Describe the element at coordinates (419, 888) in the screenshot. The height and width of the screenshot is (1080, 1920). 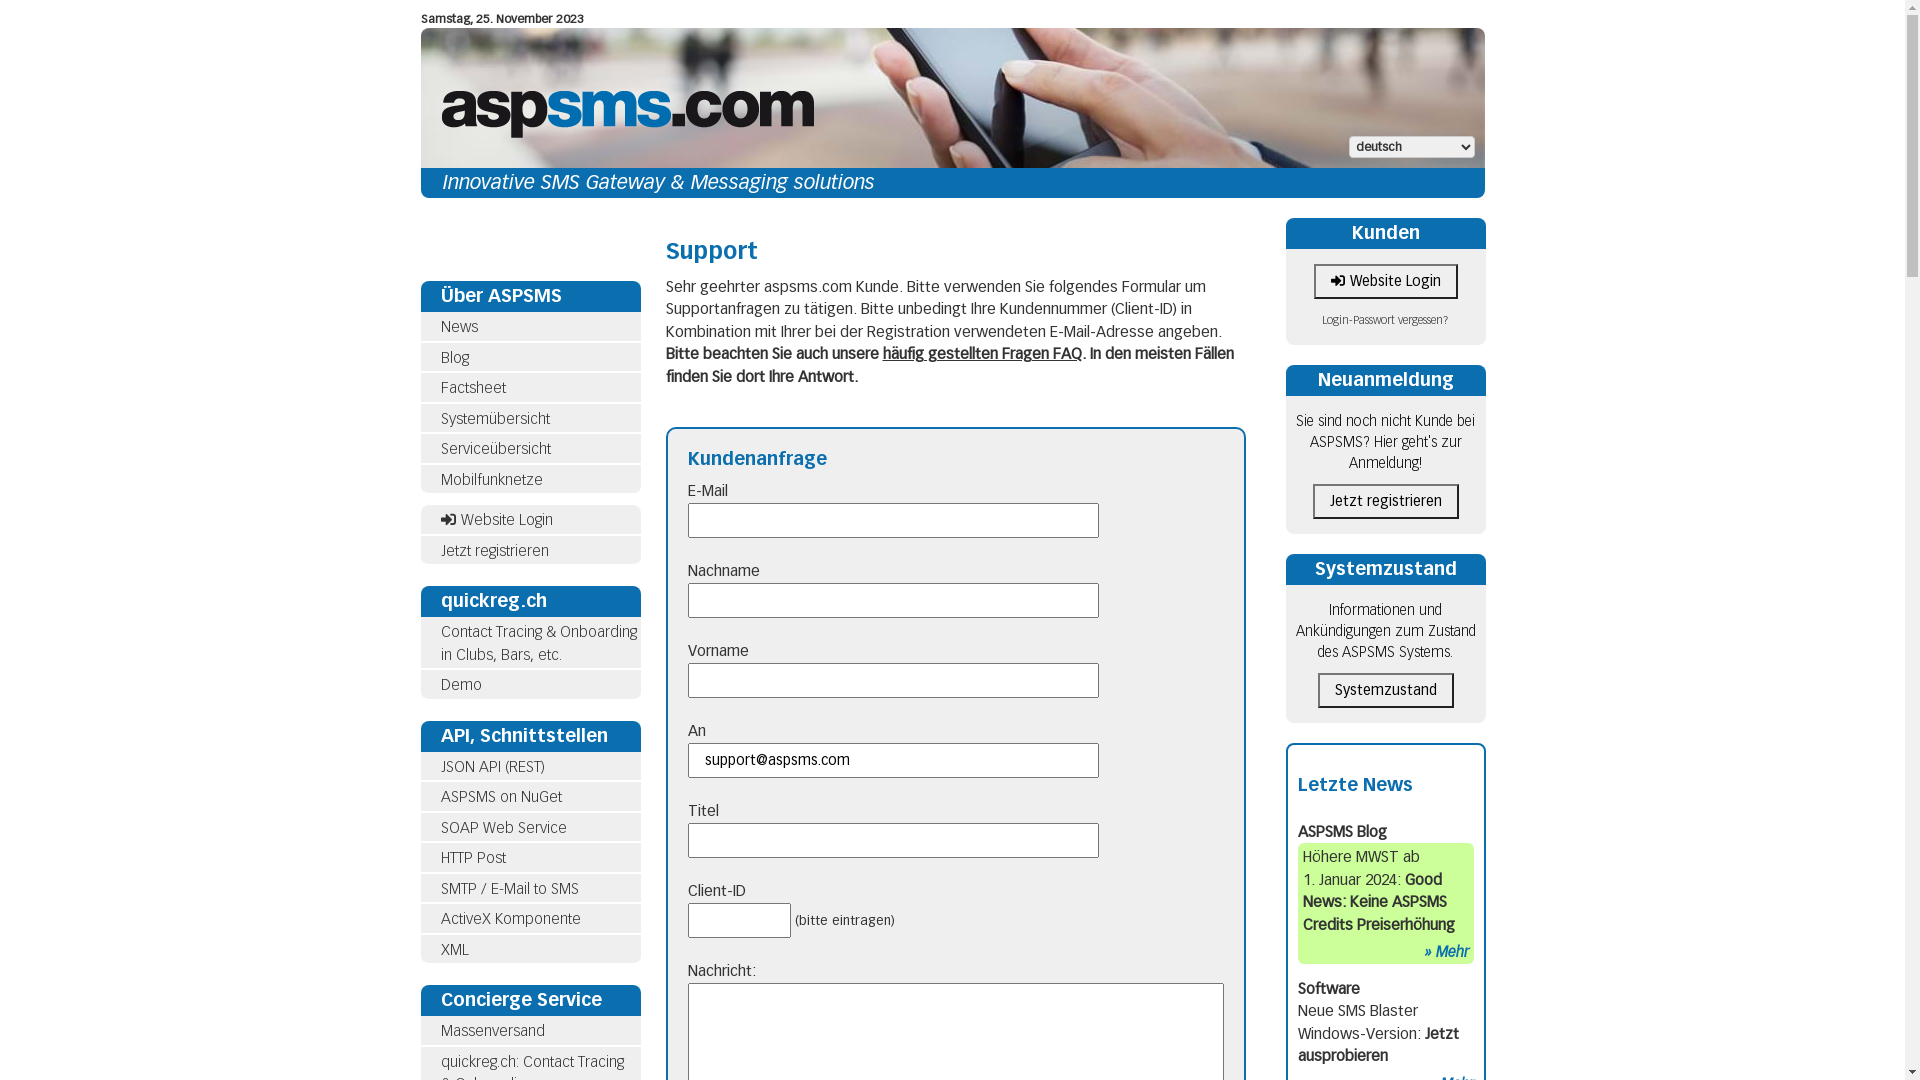
I see `'SMTP / E-Mail to SMS'` at that location.